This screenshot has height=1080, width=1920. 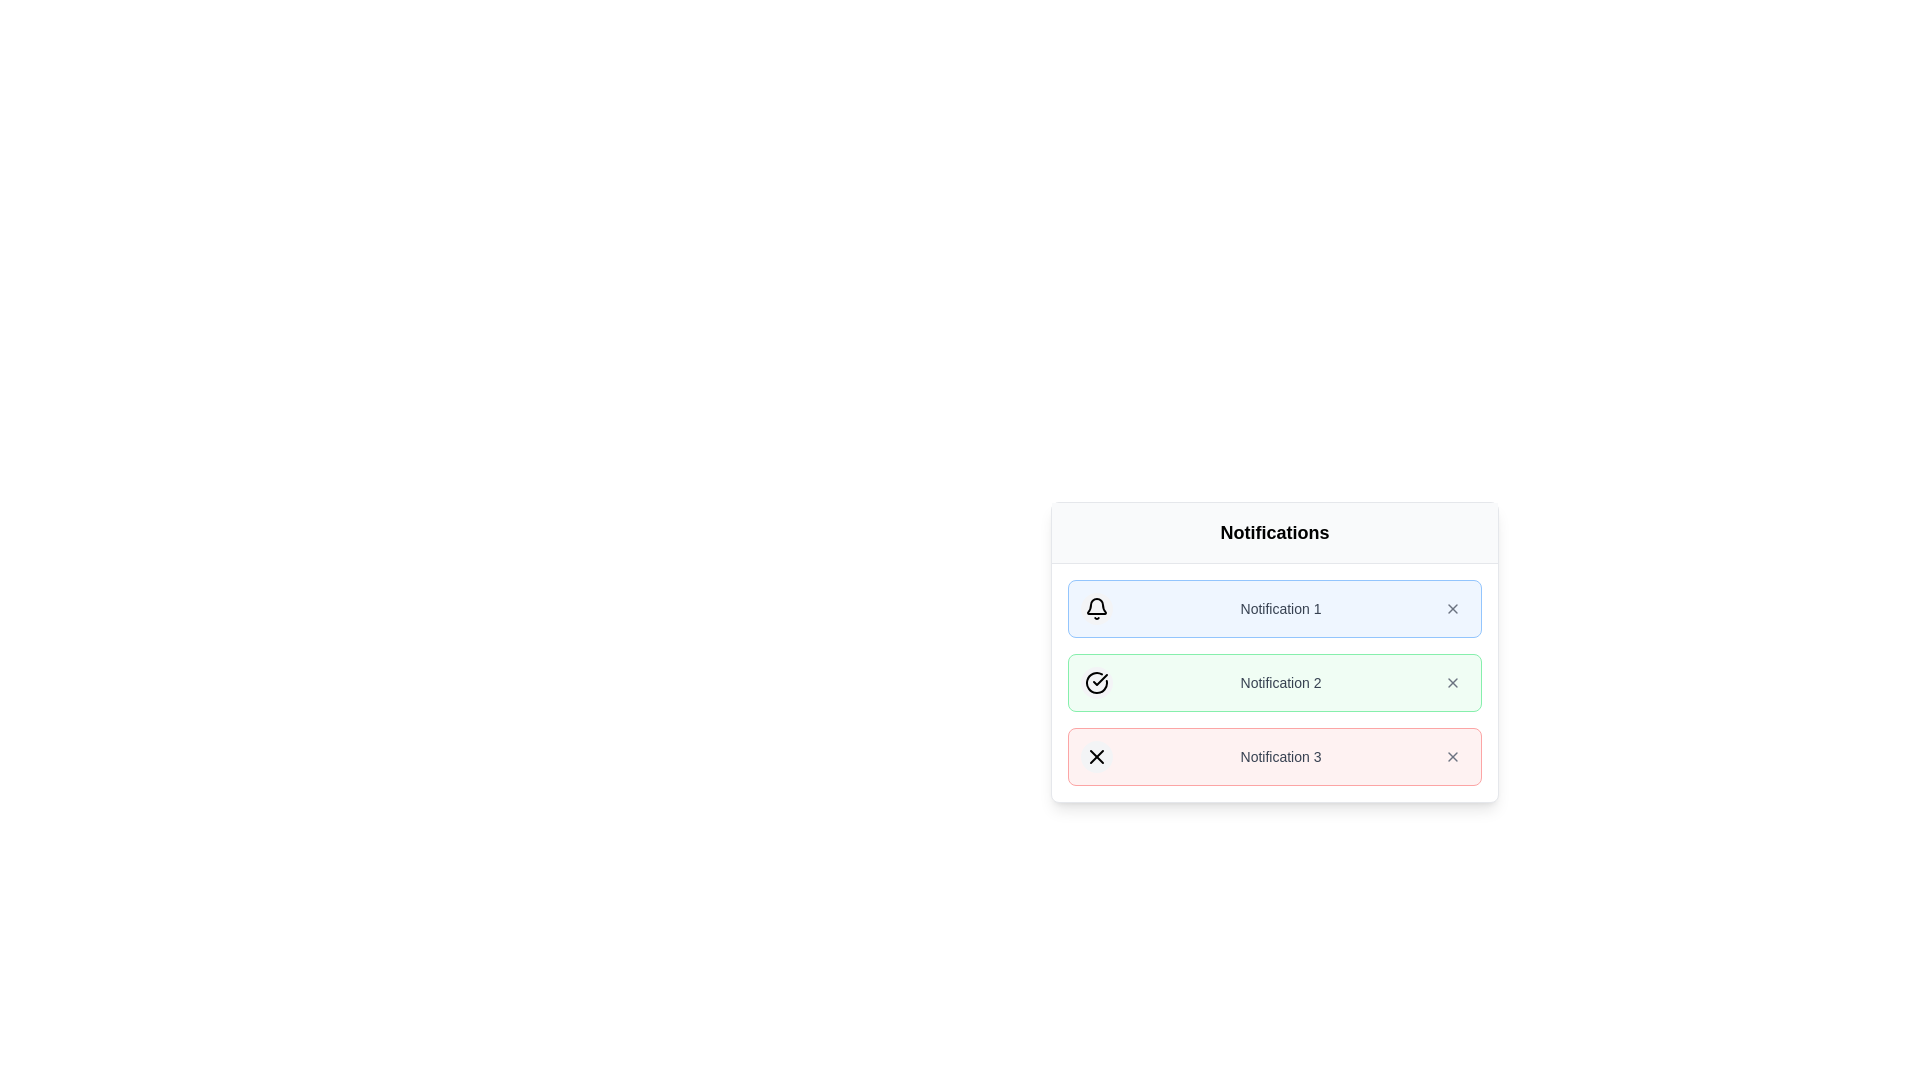 I want to click on the text label 'Notification 3' which is displayed in a medium gray color on a light red background within the third notification card, so click(x=1281, y=756).